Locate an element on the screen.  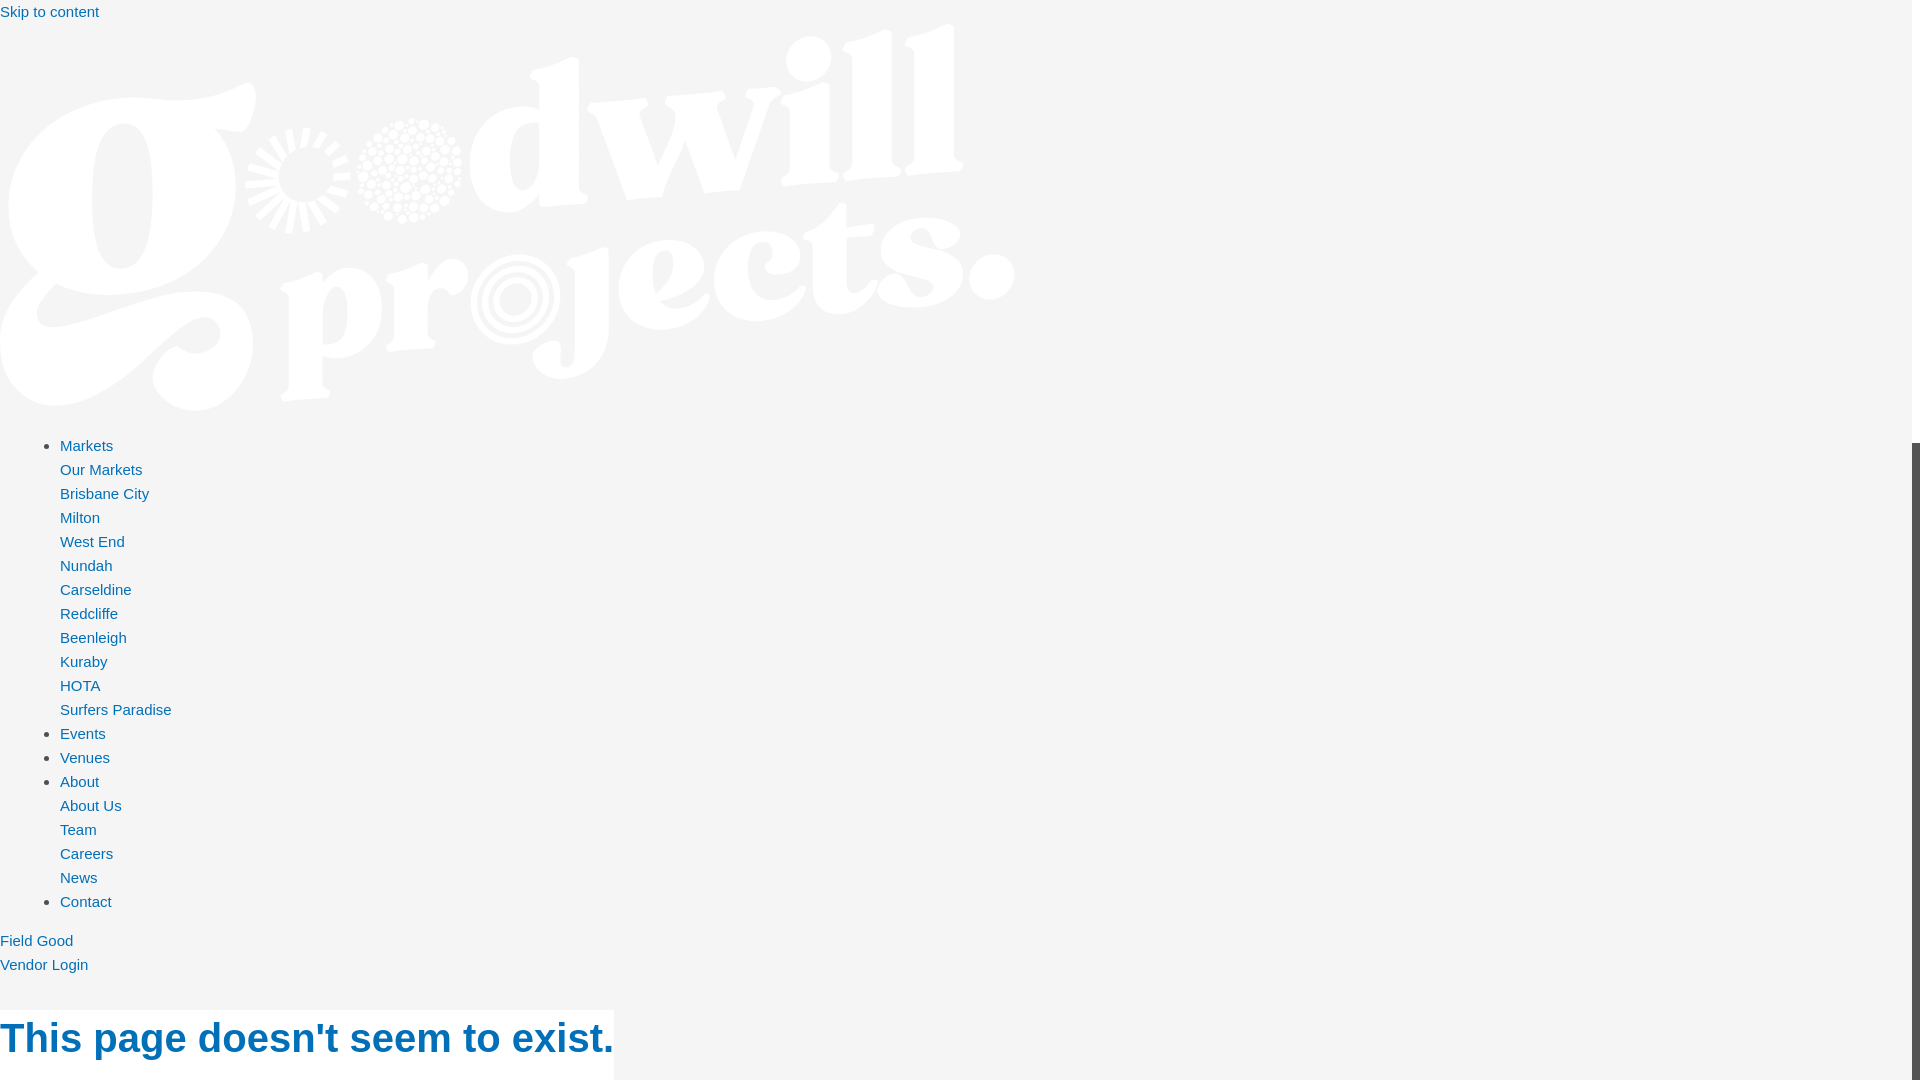
'Skip to content' is located at coordinates (49, 11).